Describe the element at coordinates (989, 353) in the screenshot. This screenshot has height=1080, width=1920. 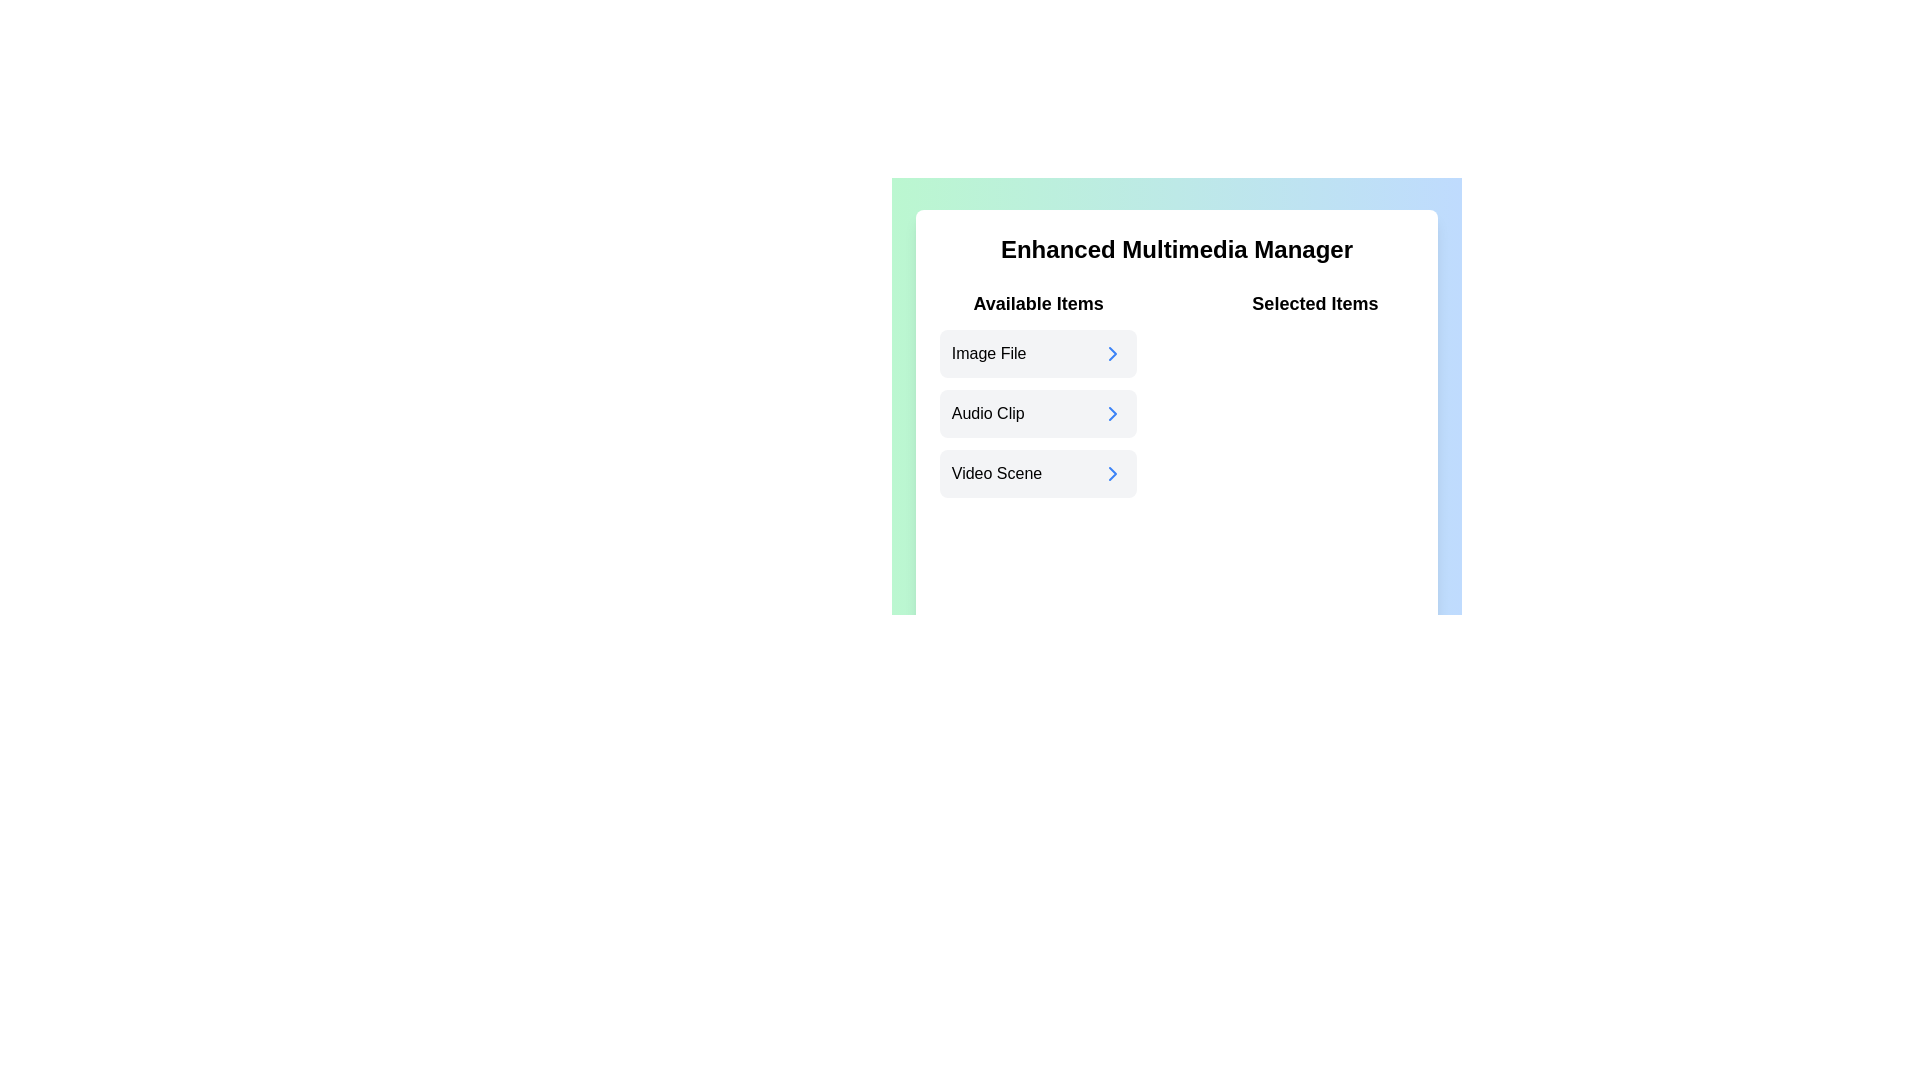
I see `the 'Image File' text label, which is styled in a medium-weight font and located under the 'Available Items' heading` at that location.